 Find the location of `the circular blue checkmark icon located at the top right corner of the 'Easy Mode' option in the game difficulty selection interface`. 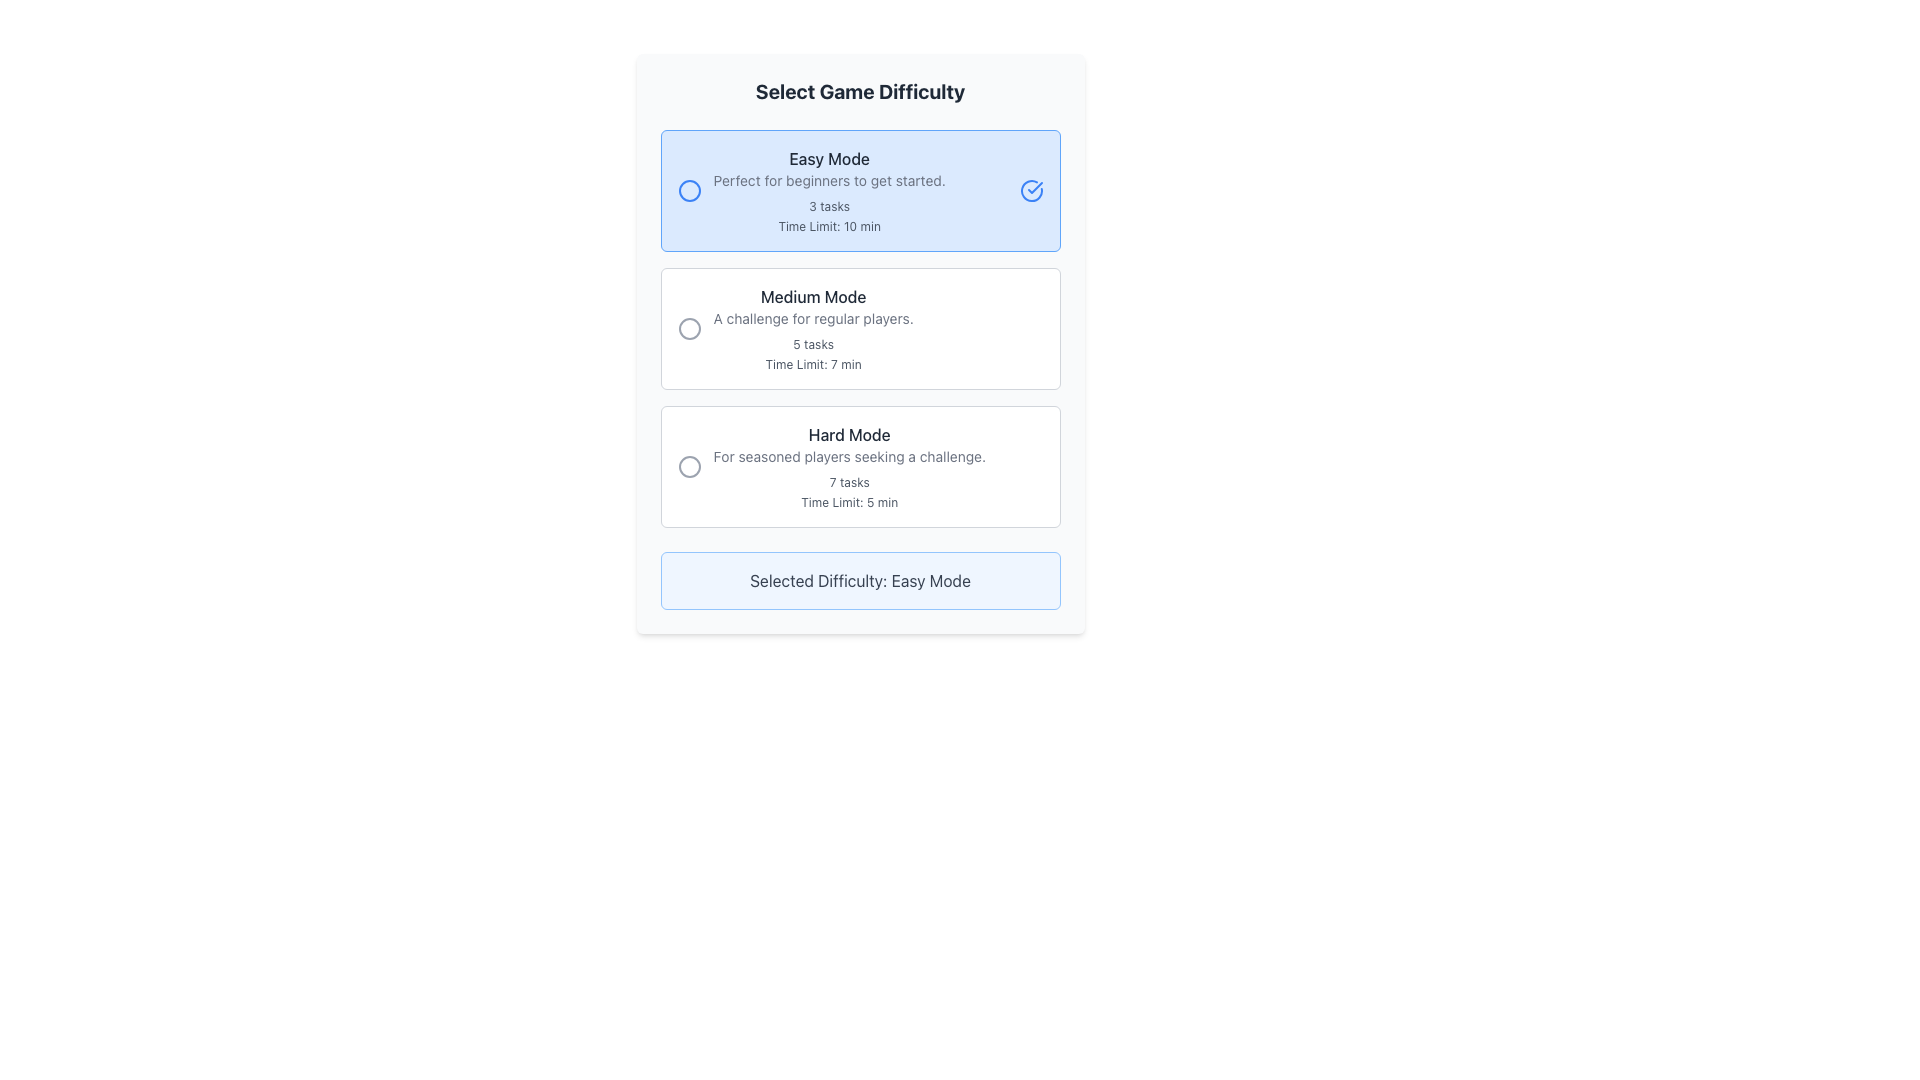

the circular blue checkmark icon located at the top right corner of the 'Easy Mode' option in the game difficulty selection interface is located at coordinates (1031, 191).